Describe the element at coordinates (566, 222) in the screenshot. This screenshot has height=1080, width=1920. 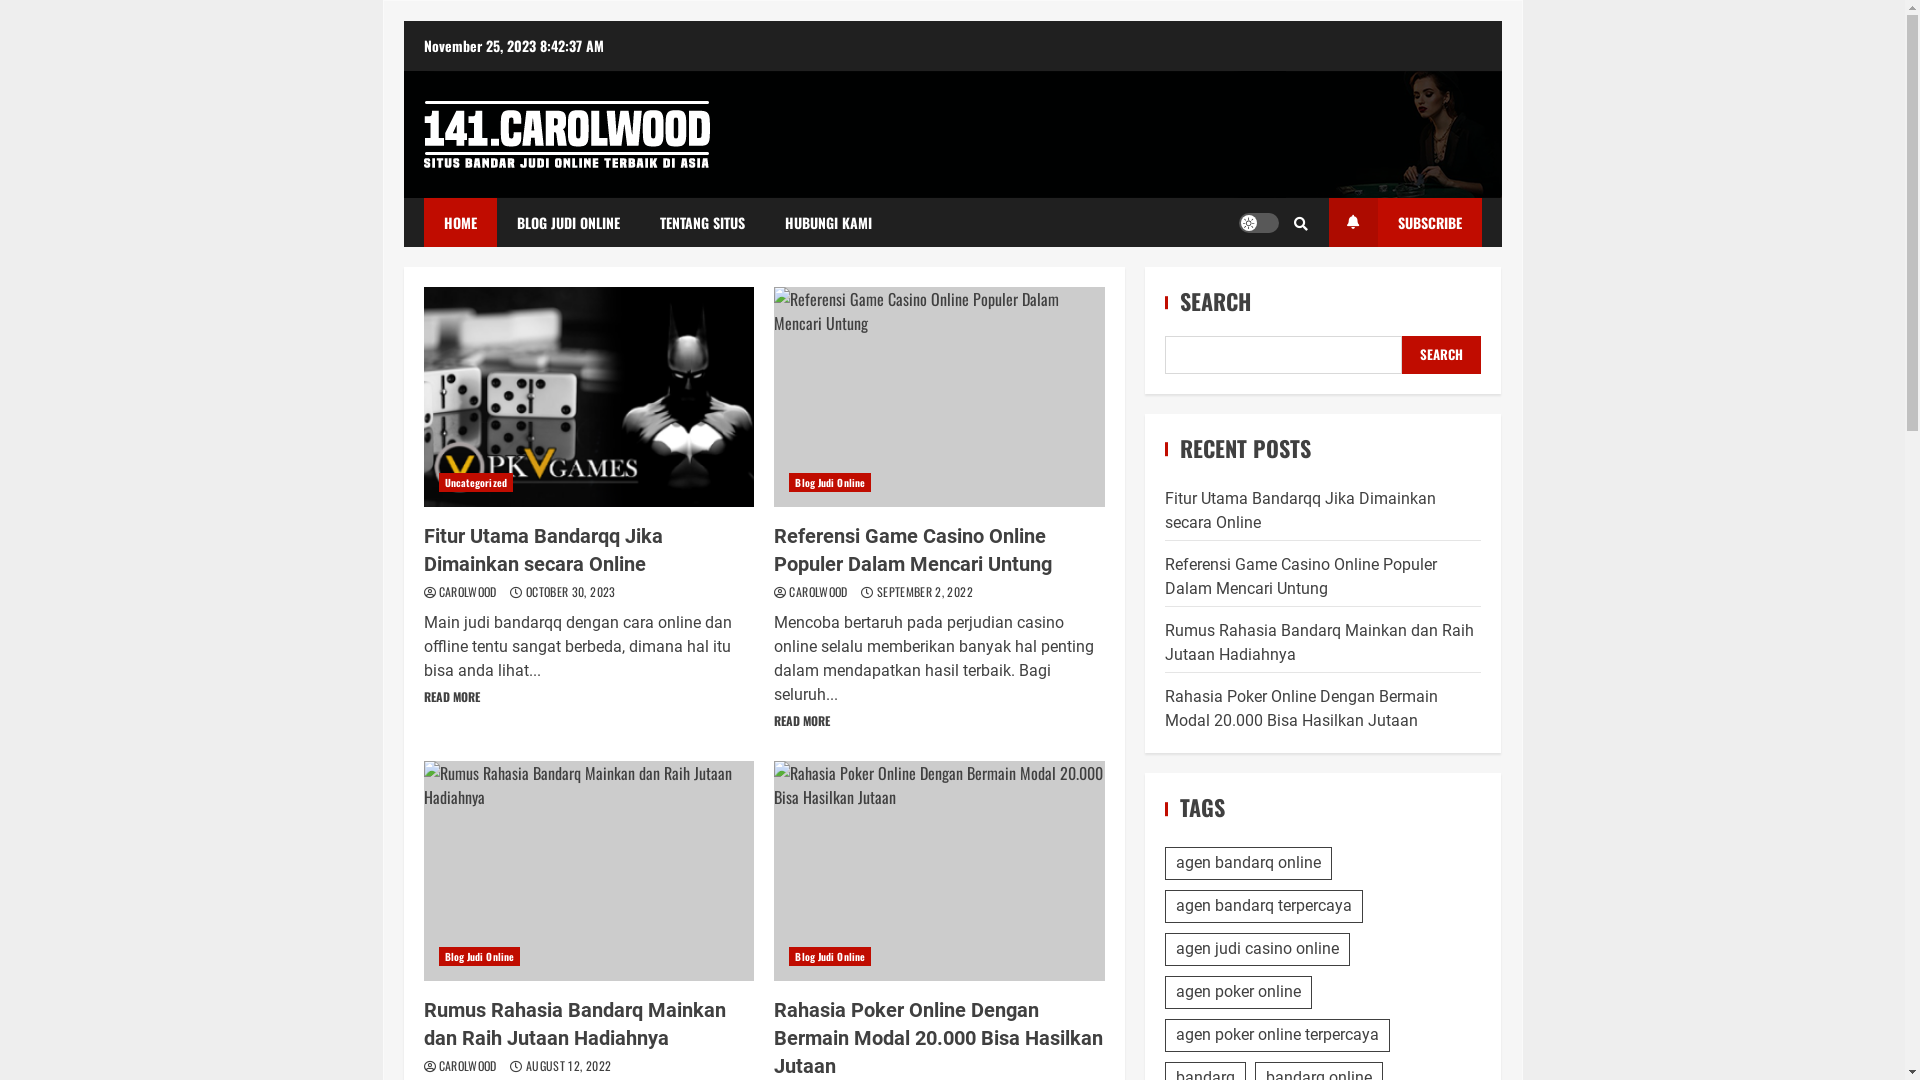
I see `'BLOG JUDI ONLINE'` at that location.